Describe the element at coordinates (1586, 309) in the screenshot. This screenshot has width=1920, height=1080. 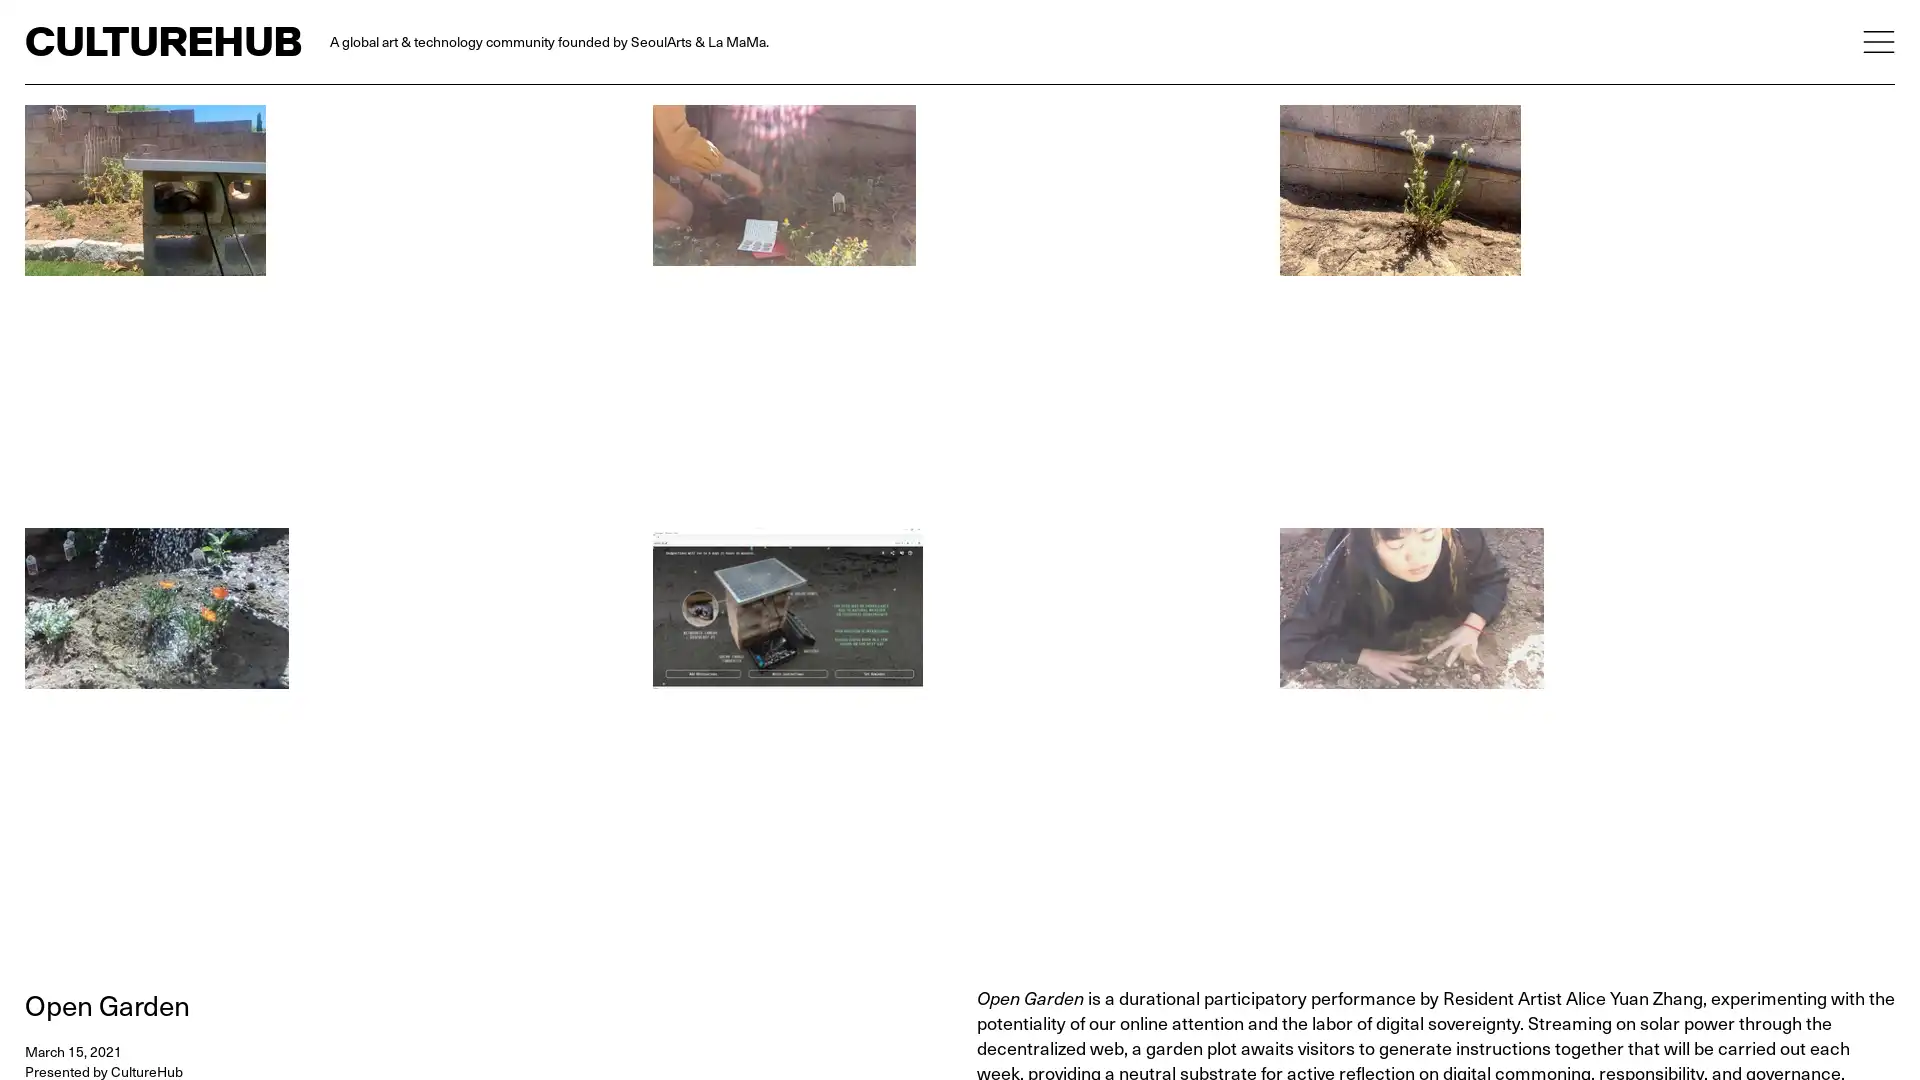
I see `View fullsize Photo 4 of Open Garden from Week 15 (06.24 - California Everlasting).jpg` at that location.